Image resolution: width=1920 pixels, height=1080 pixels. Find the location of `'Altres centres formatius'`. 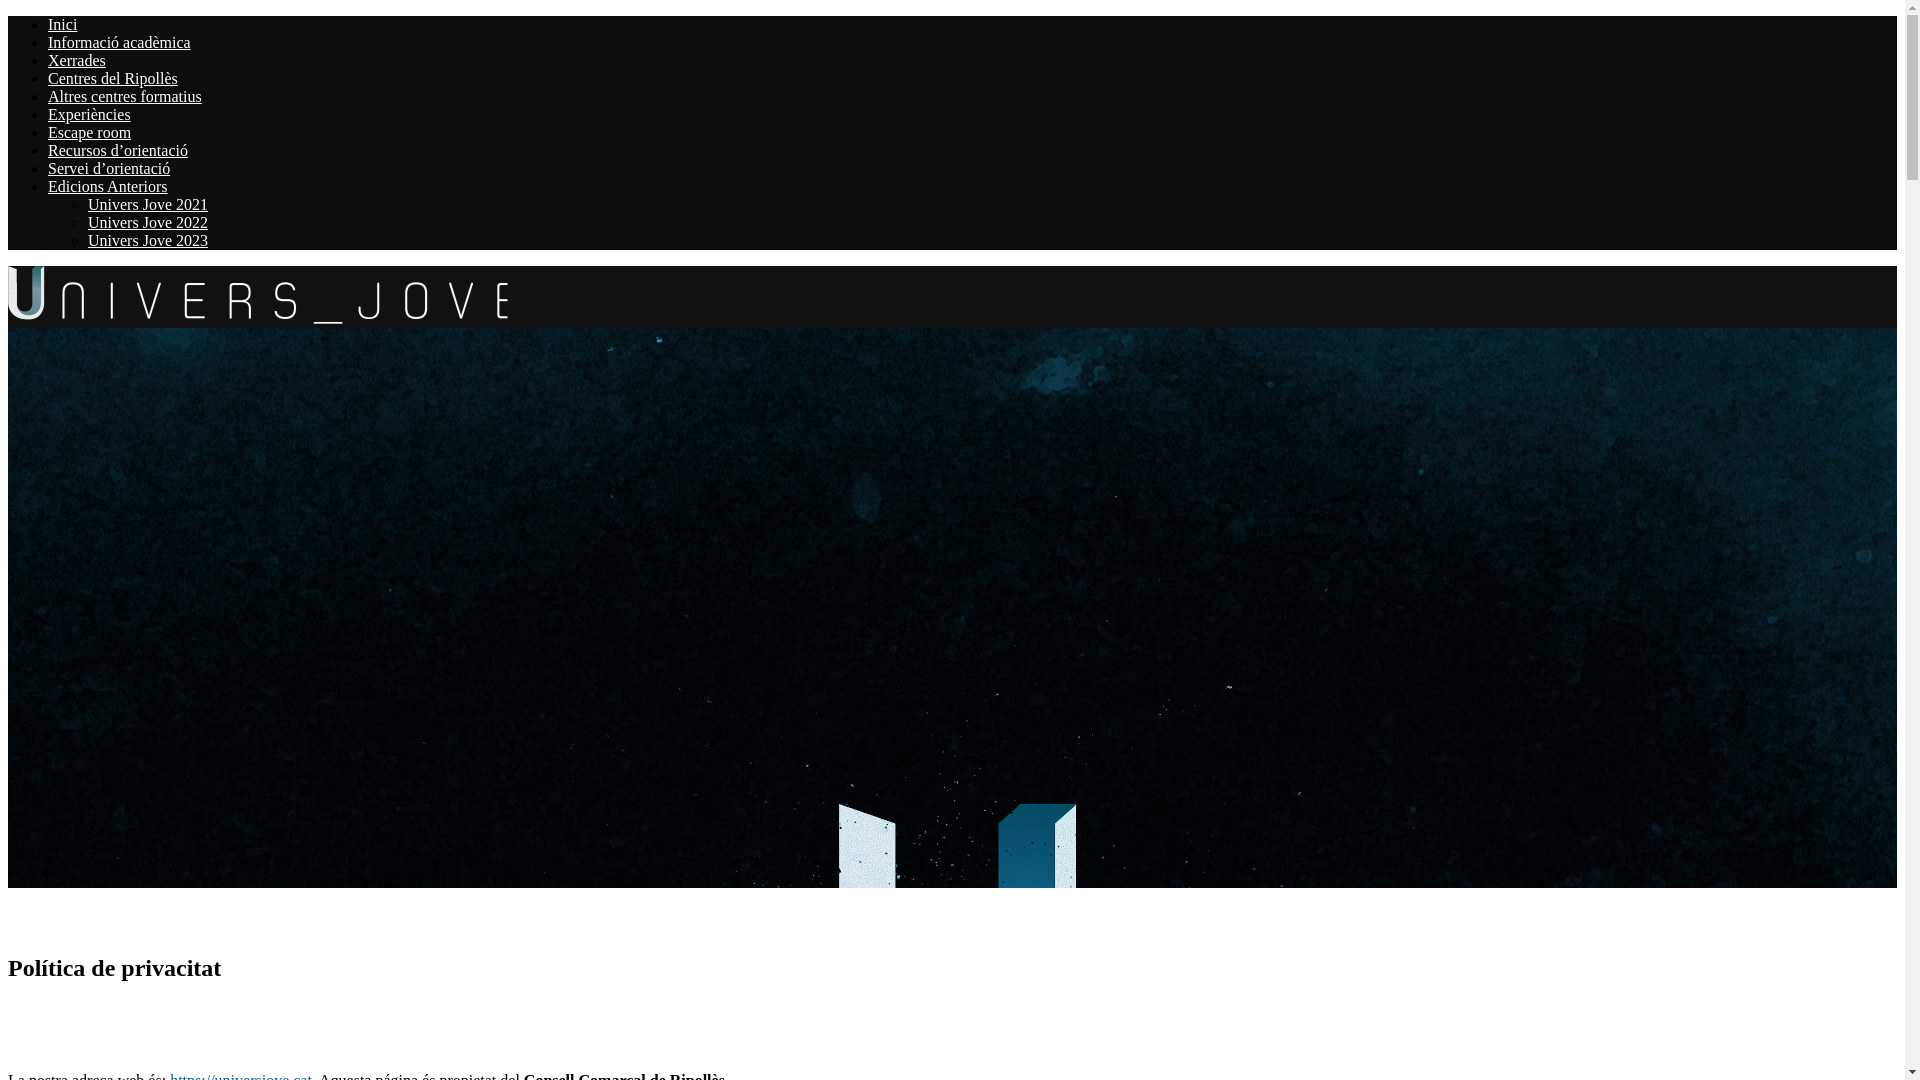

'Altres centres formatius' is located at coordinates (123, 96).